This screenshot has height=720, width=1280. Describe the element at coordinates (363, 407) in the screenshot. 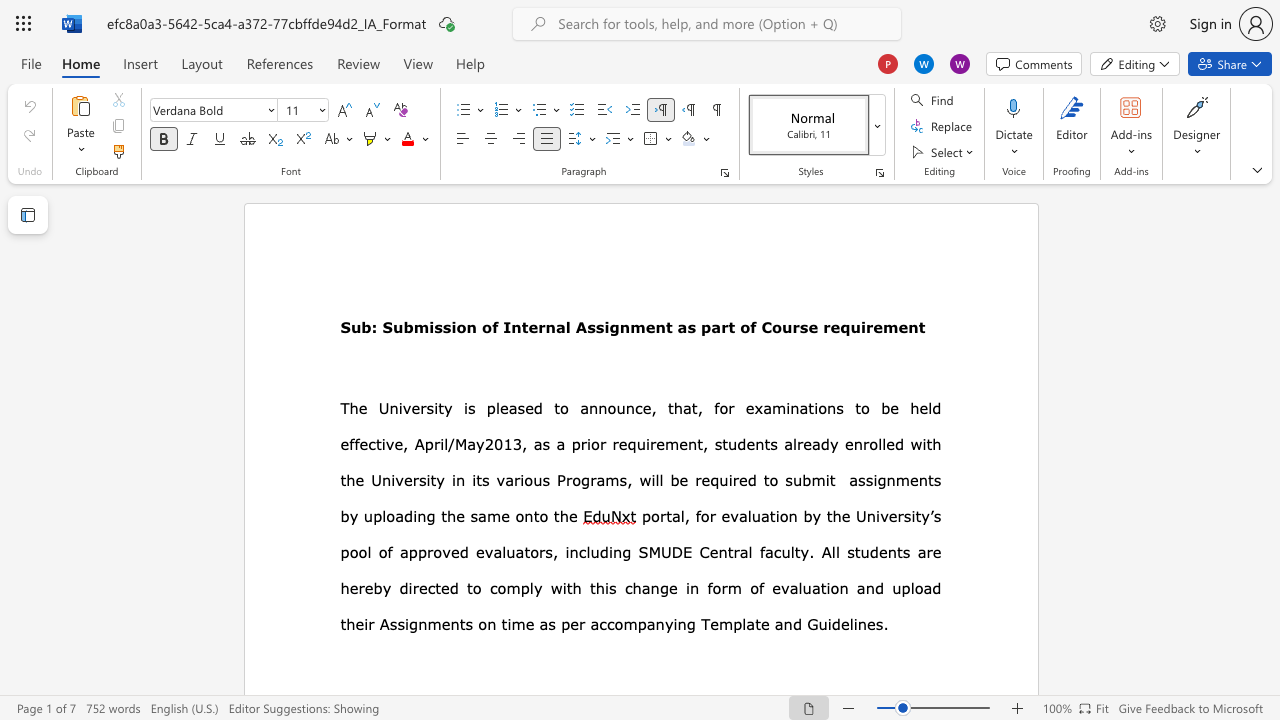

I see `the 1th character "e" in the text` at that location.